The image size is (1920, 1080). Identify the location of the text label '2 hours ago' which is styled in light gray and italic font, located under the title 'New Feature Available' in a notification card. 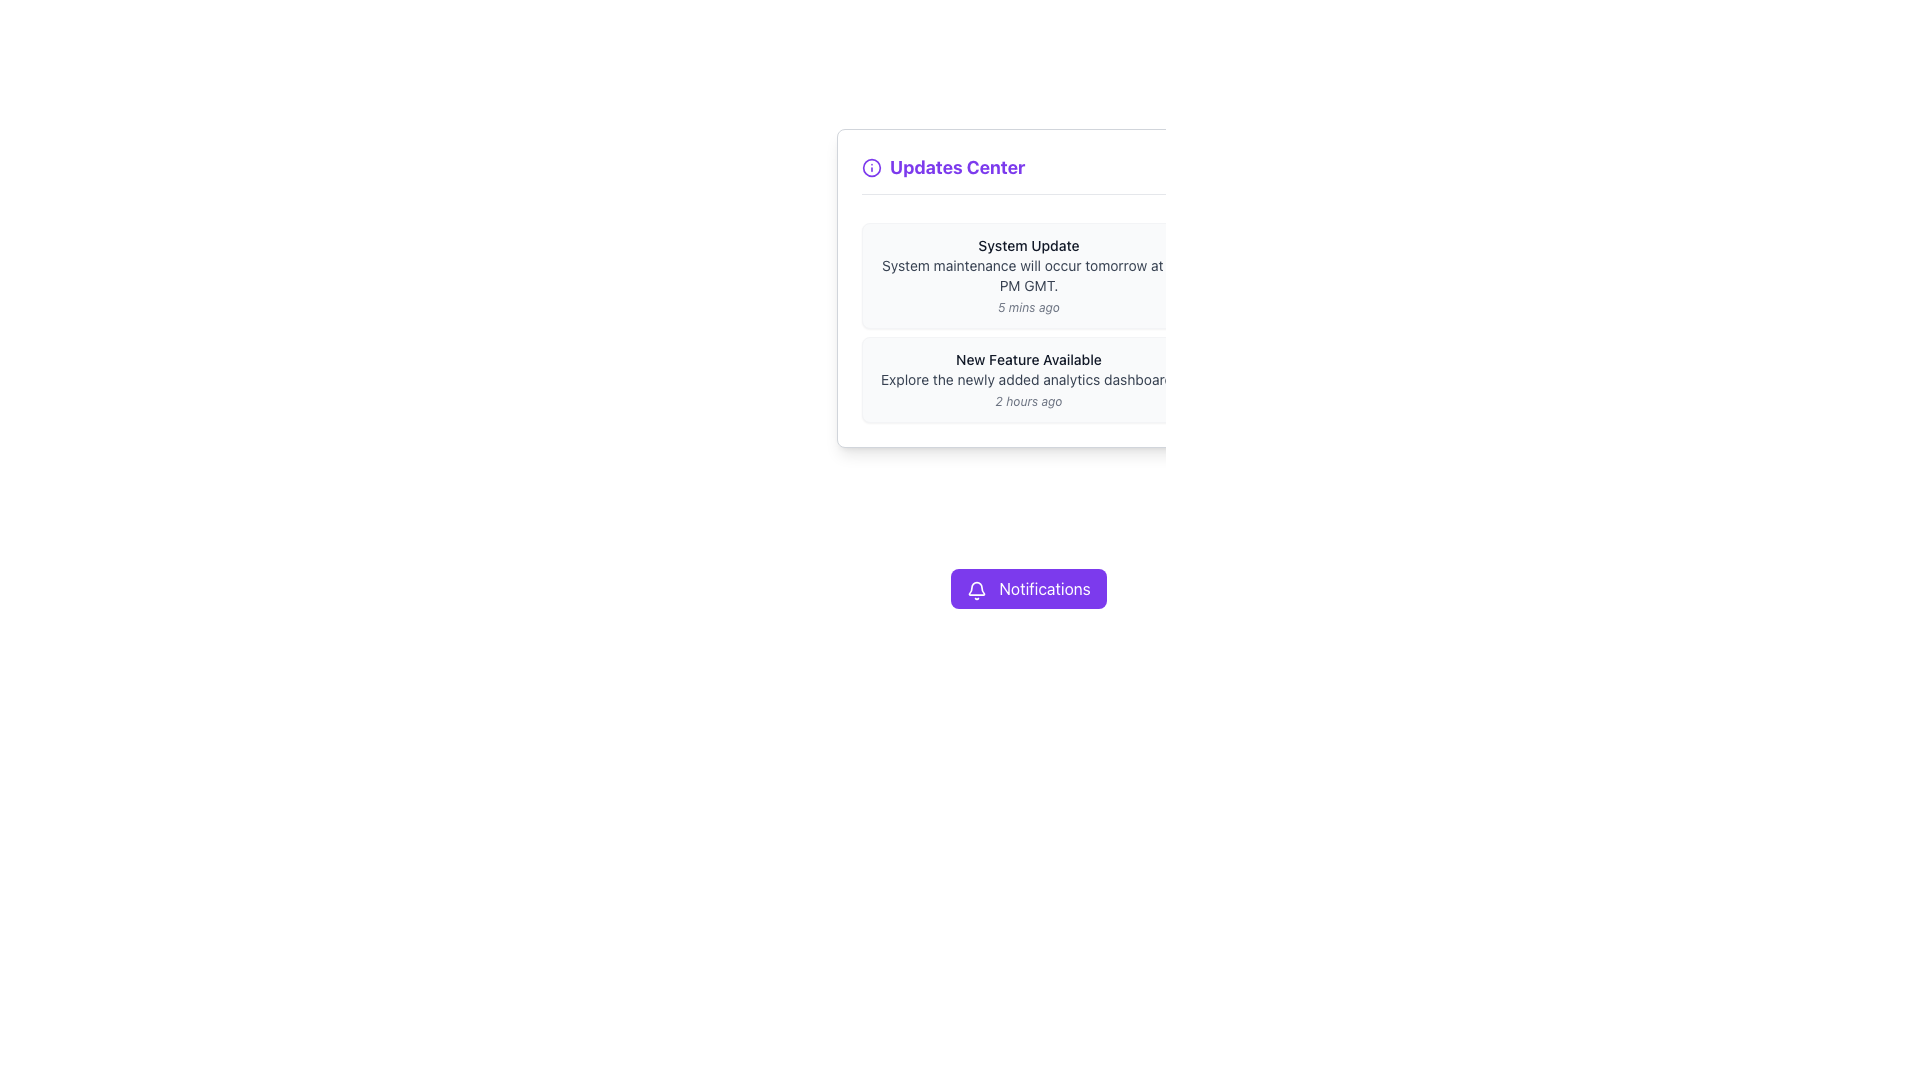
(1028, 401).